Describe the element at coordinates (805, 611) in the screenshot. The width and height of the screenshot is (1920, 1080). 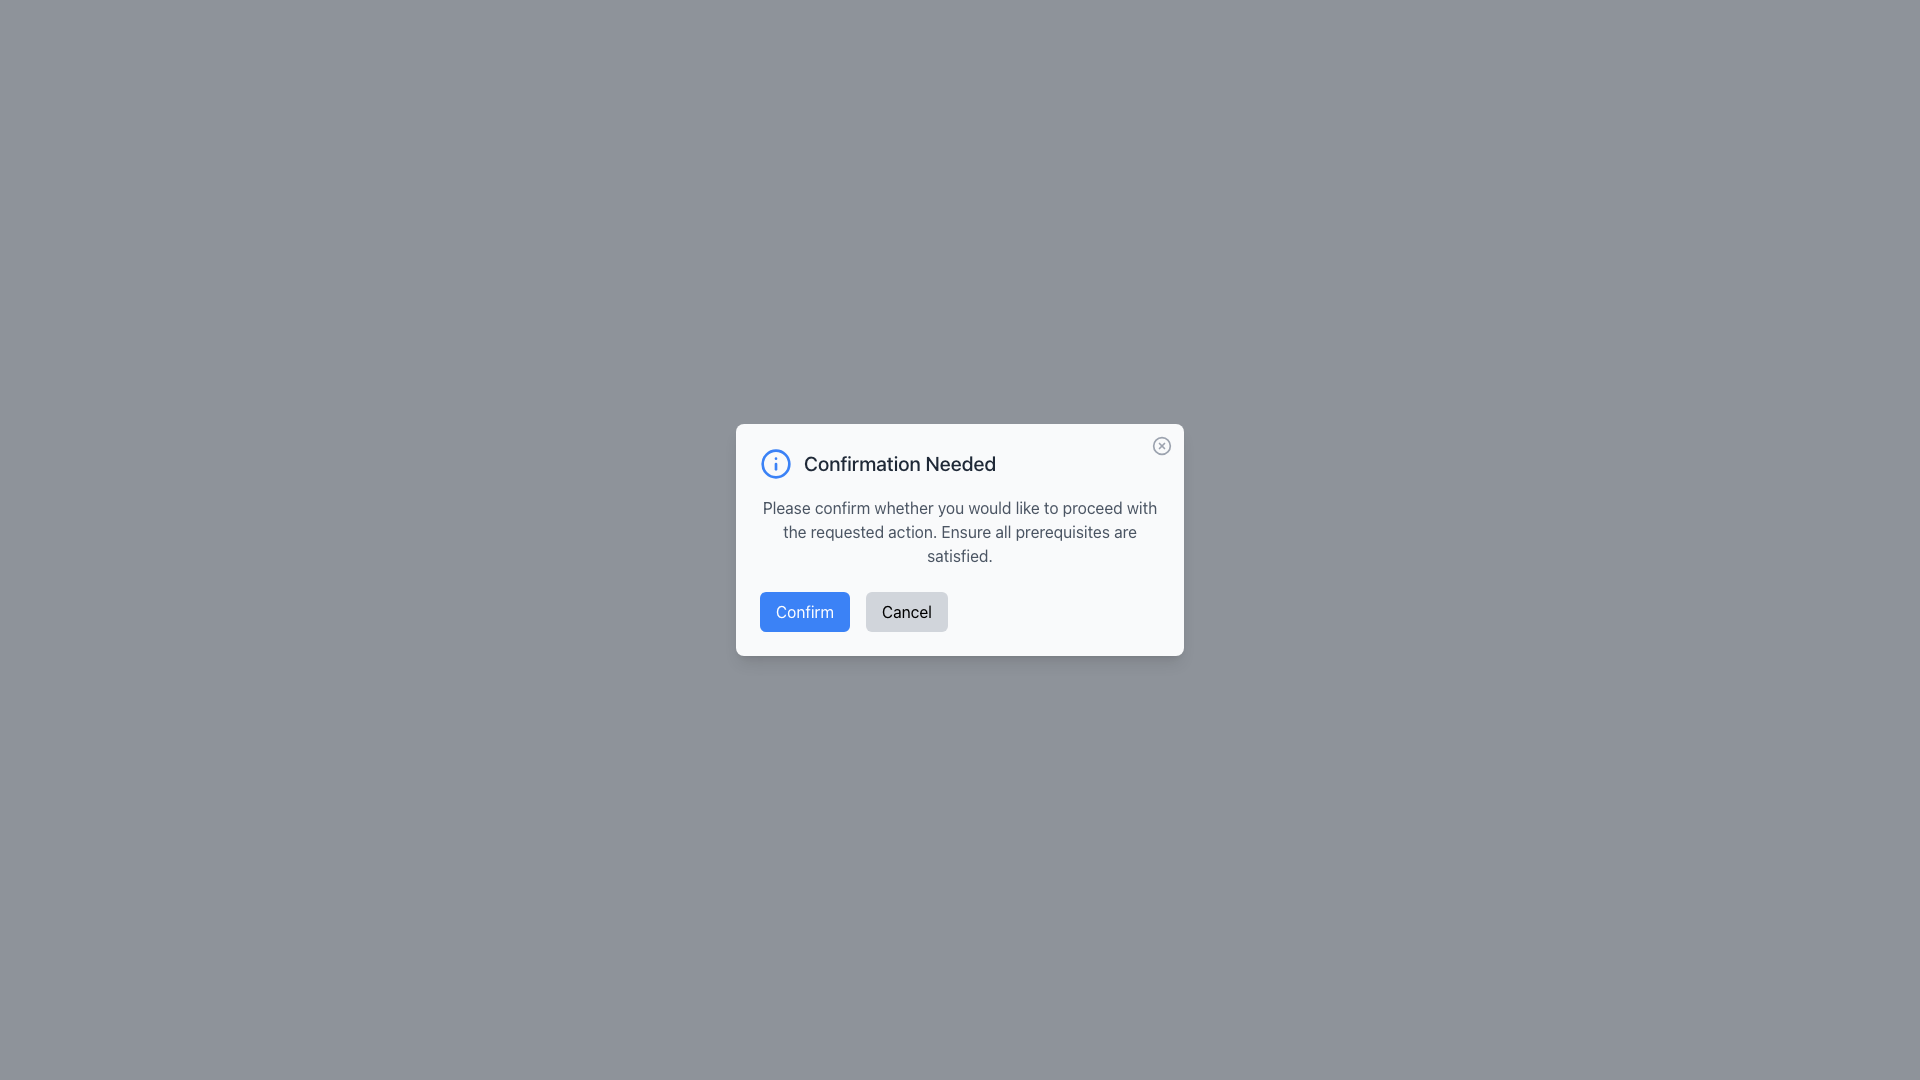
I see `the confirmation button located at the bottom section of the dialog box, to the left of the 'Cancel' button, to trigger the hover effect` at that location.